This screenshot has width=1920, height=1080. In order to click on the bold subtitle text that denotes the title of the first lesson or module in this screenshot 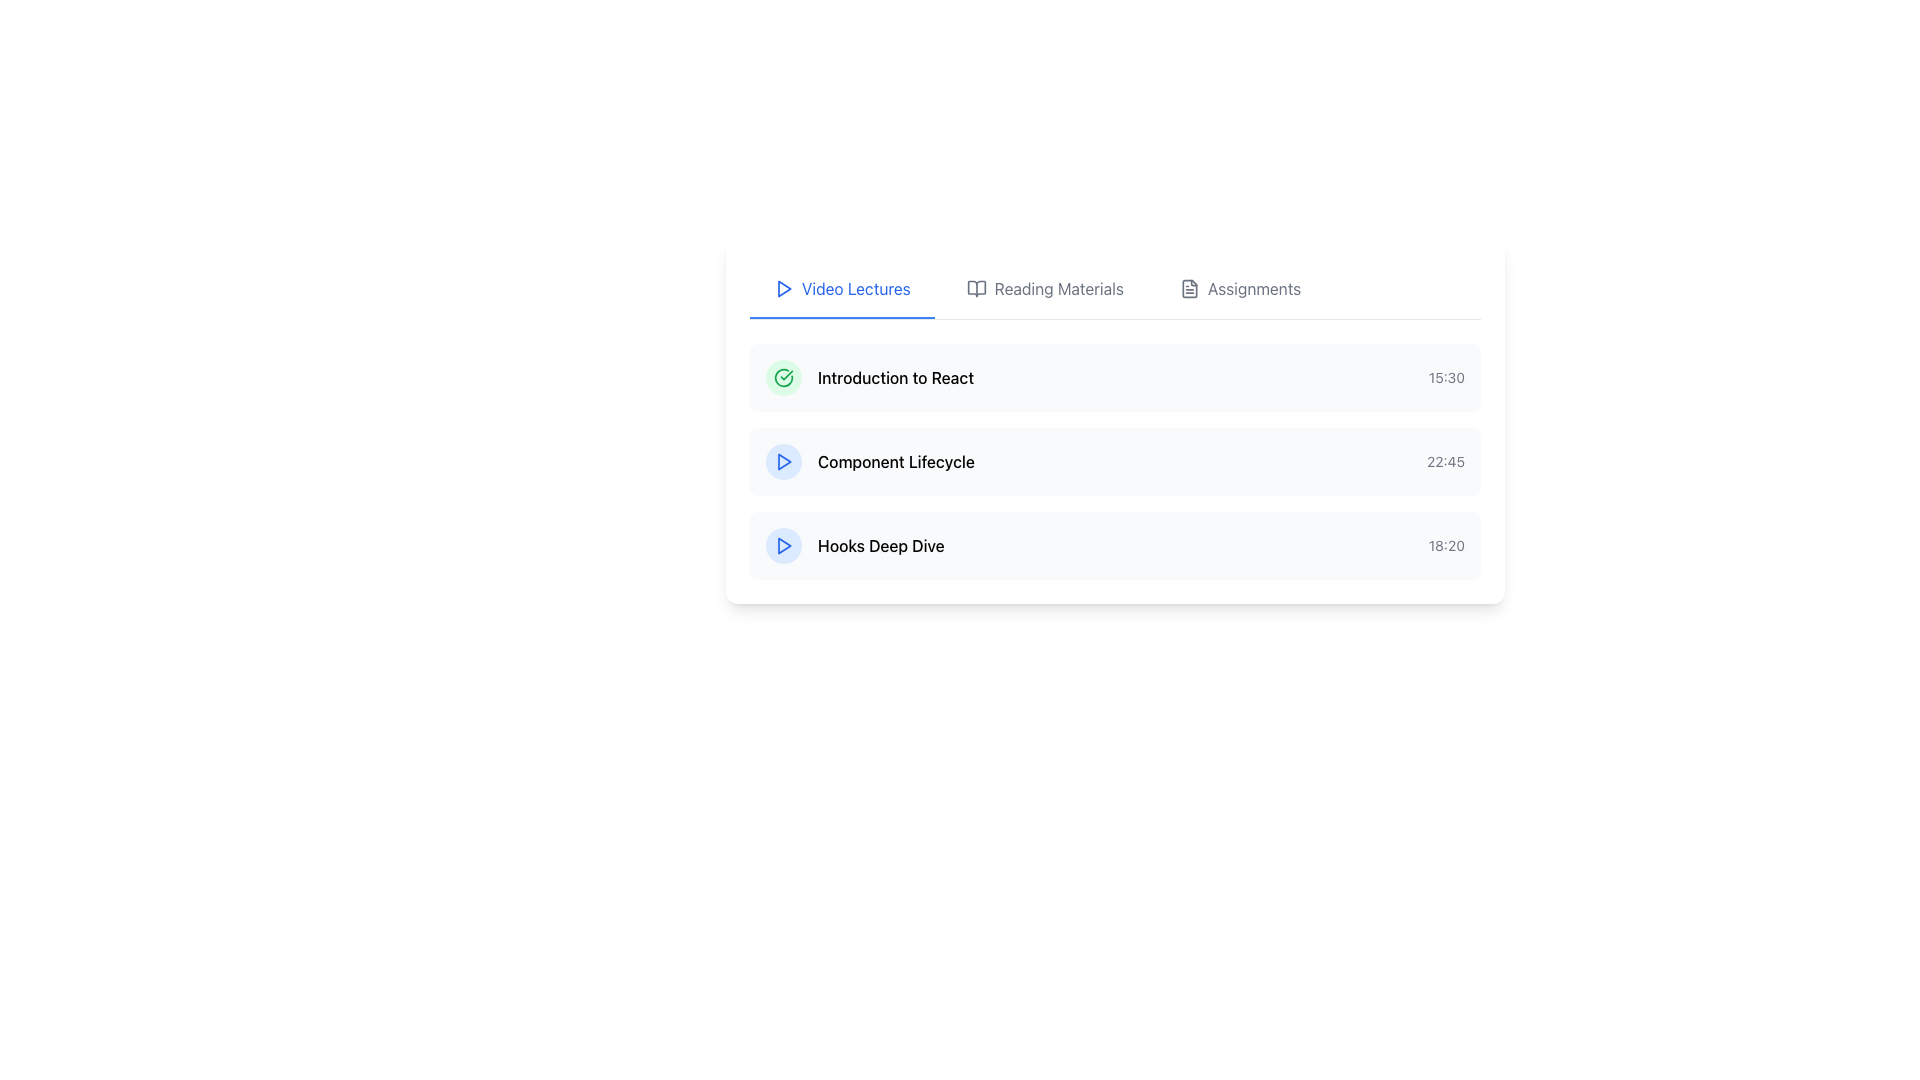, I will do `click(895, 378)`.